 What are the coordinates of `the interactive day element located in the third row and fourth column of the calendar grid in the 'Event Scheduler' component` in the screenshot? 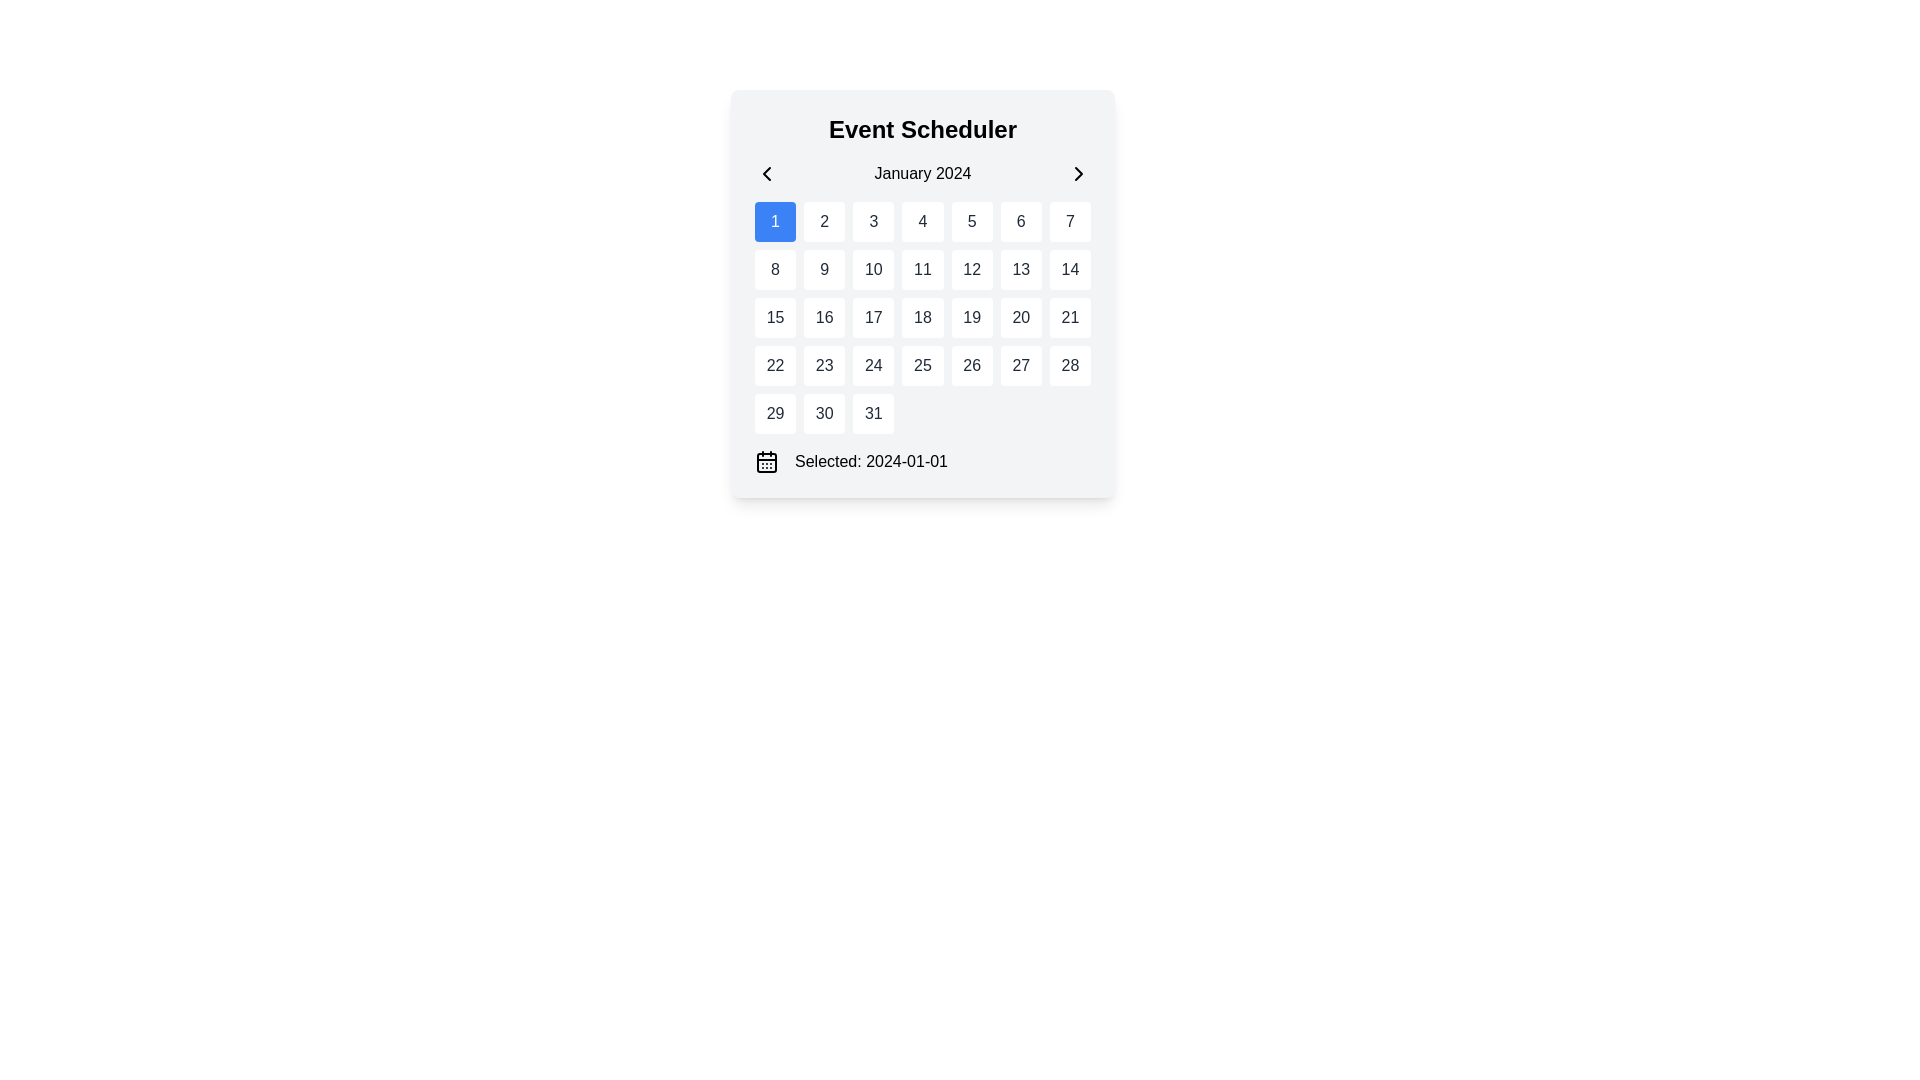 It's located at (921, 316).